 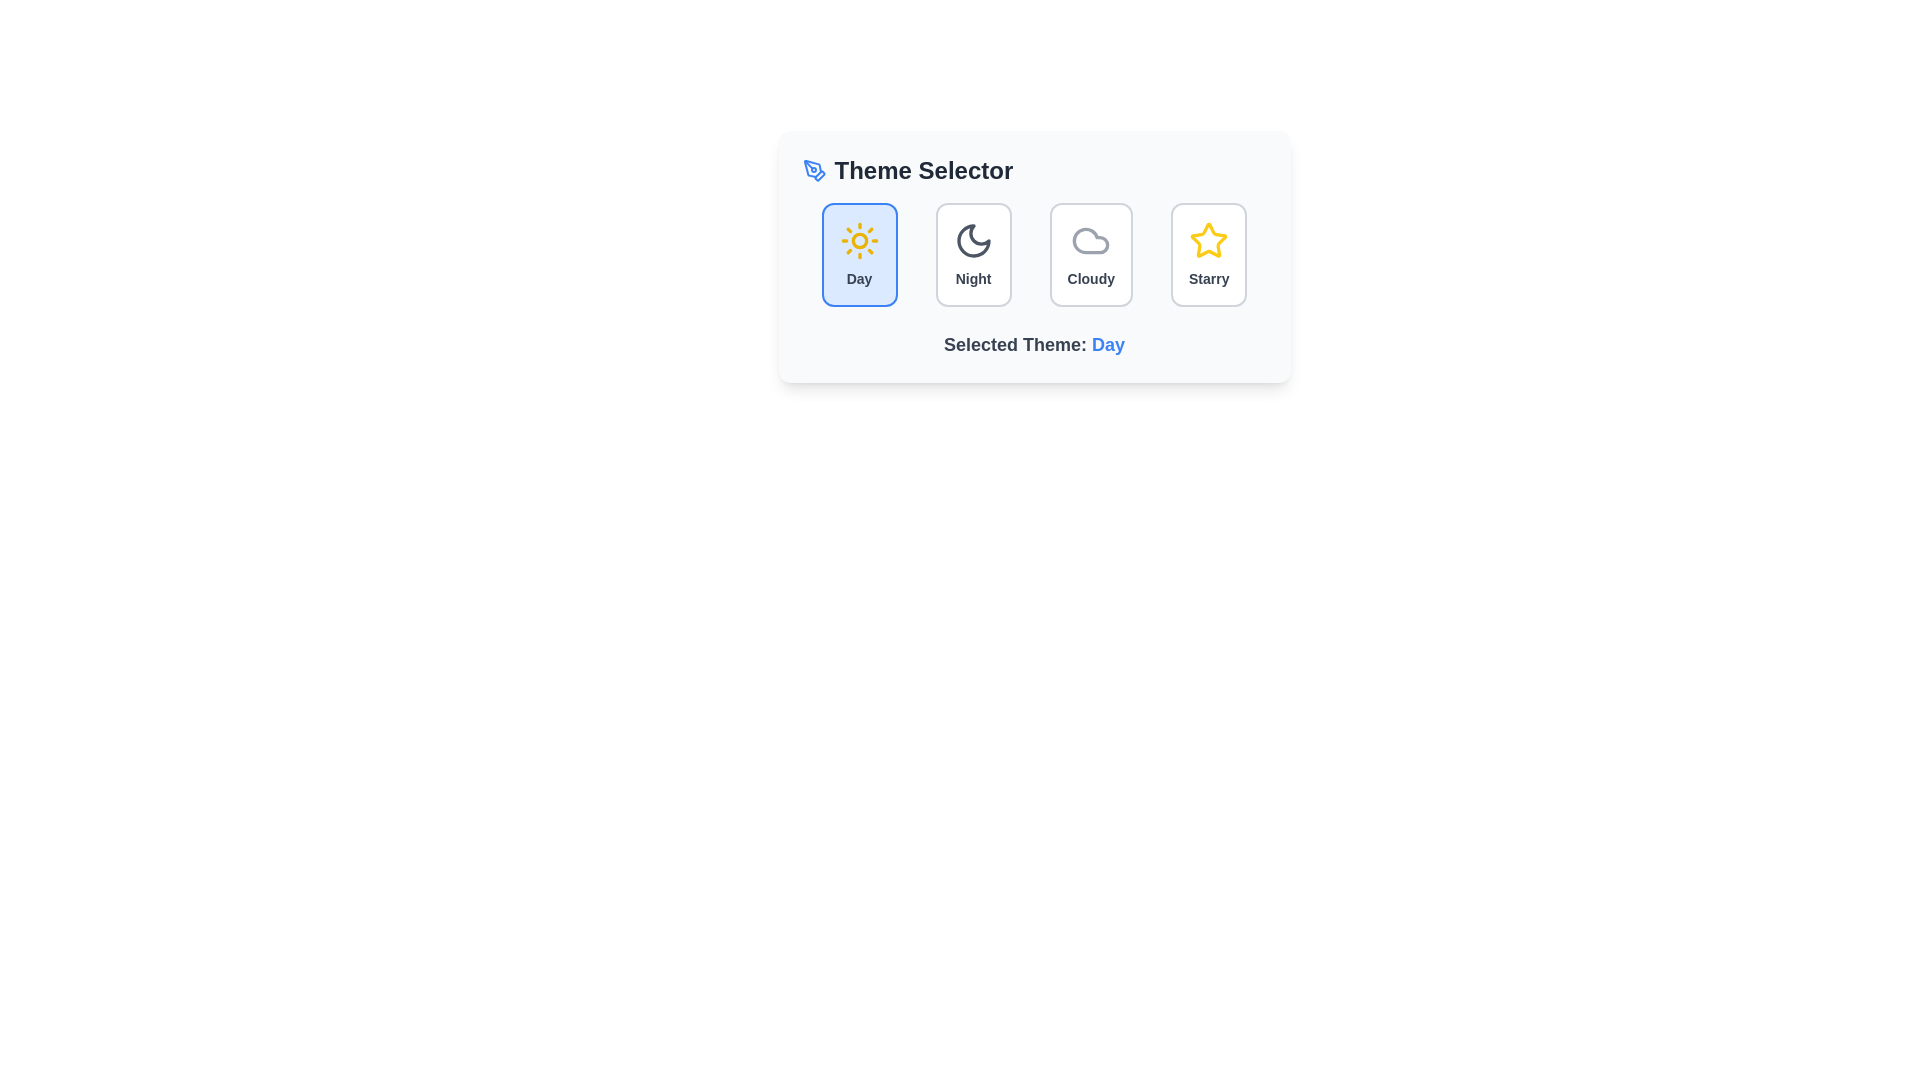 What do you see at coordinates (973, 253) in the screenshot?
I see `the 'Night' theme selection button, which is the second button in a horizontal group of four within the 'Theme Selector' panel, located between the 'Day' button and the 'Cloudy' button` at bounding box center [973, 253].